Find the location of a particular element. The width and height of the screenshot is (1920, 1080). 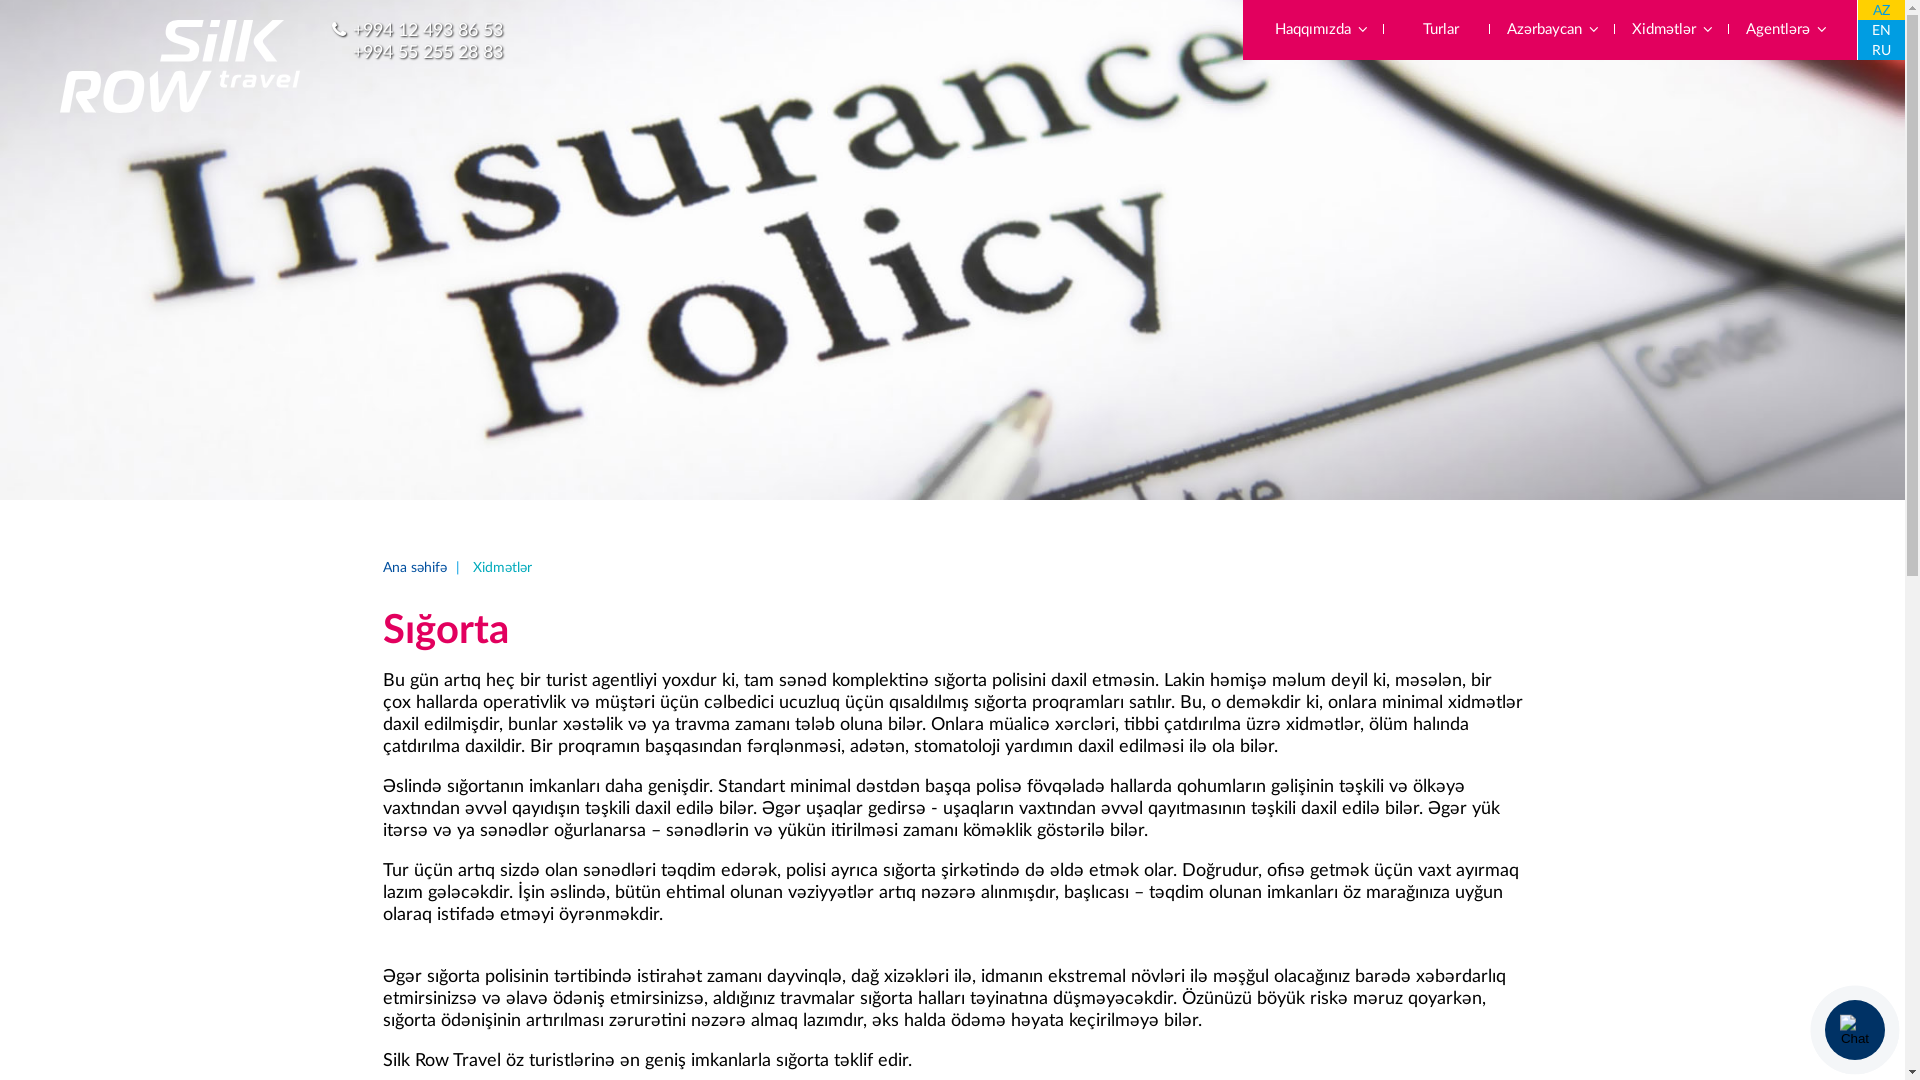

'+994 12 493 86 53' is located at coordinates (353, 30).